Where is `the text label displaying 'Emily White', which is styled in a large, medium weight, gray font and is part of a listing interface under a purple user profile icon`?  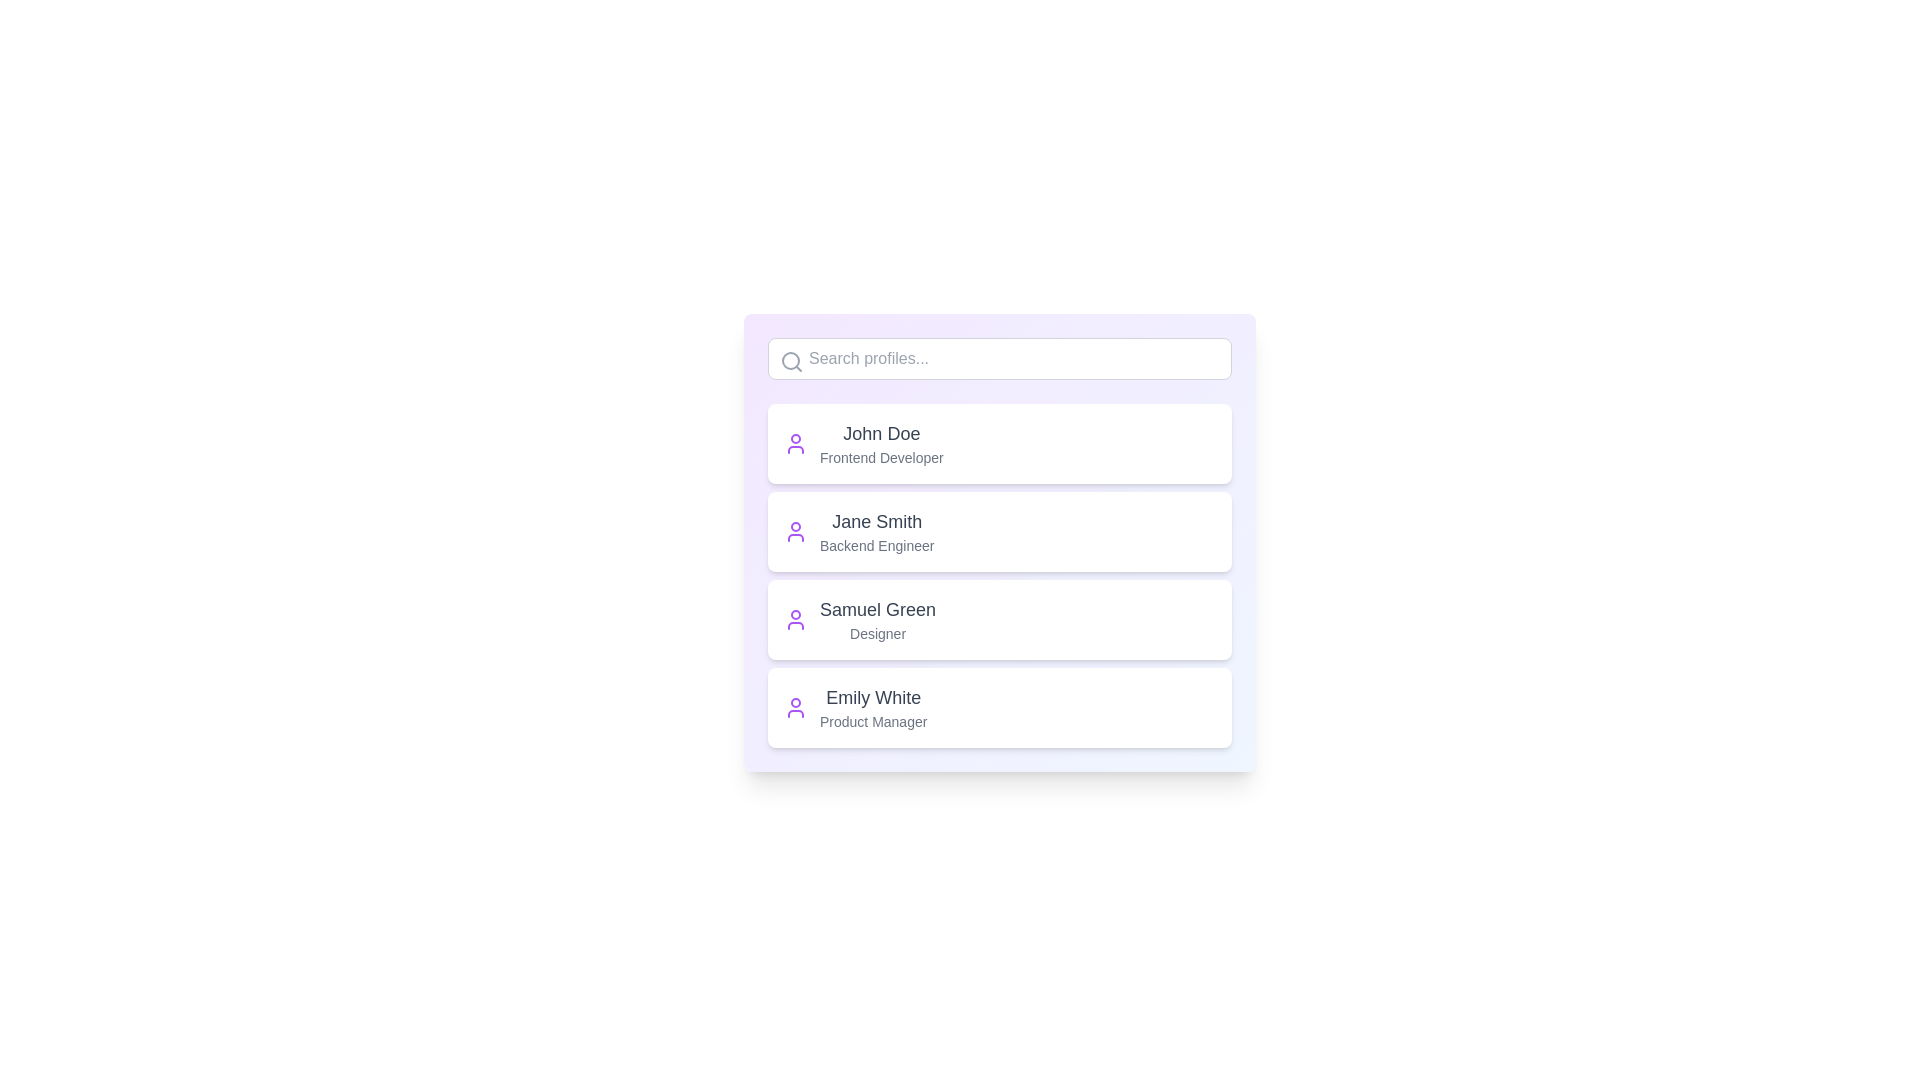
the text label displaying 'Emily White', which is styled in a large, medium weight, gray font and is part of a listing interface under a purple user profile icon is located at coordinates (873, 697).